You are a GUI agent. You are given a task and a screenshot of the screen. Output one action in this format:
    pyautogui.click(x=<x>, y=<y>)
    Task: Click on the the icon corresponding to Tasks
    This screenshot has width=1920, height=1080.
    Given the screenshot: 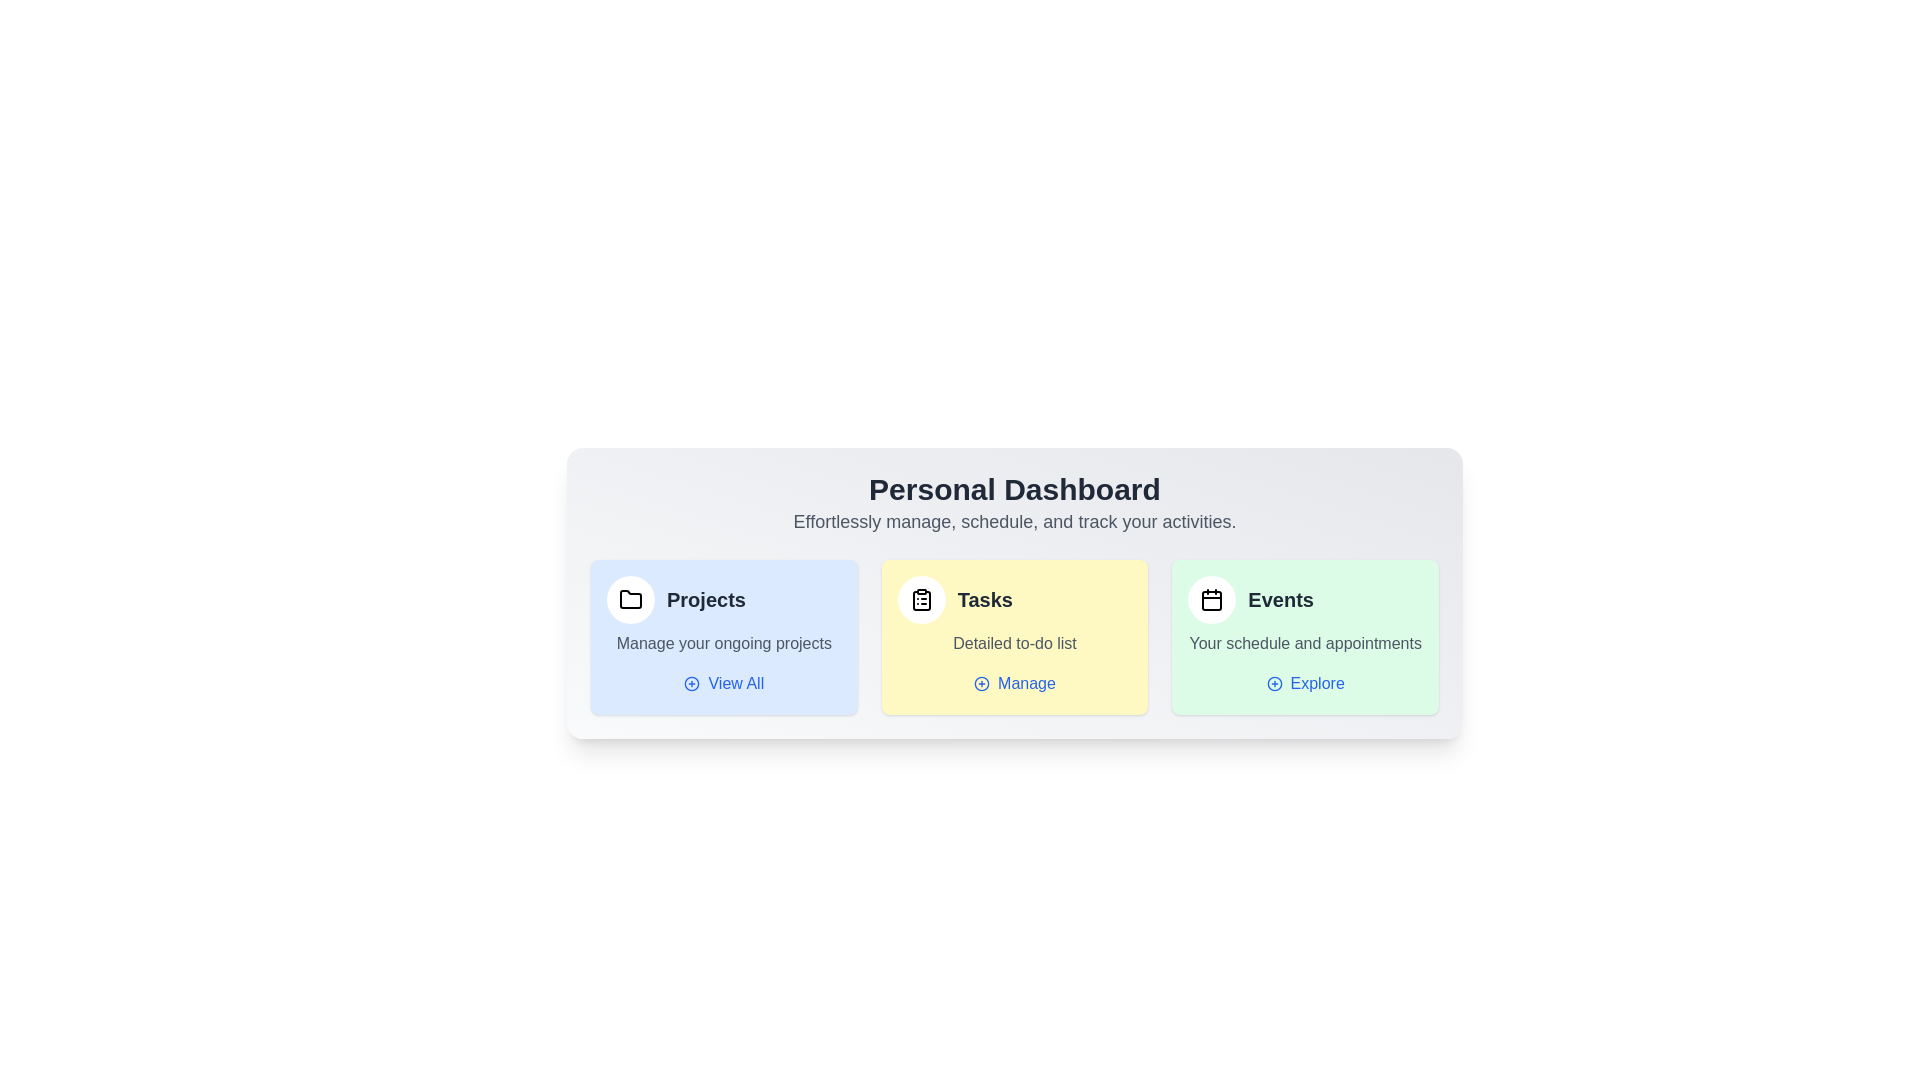 What is the action you would take?
    pyautogui.click(x=920, y=599)
    